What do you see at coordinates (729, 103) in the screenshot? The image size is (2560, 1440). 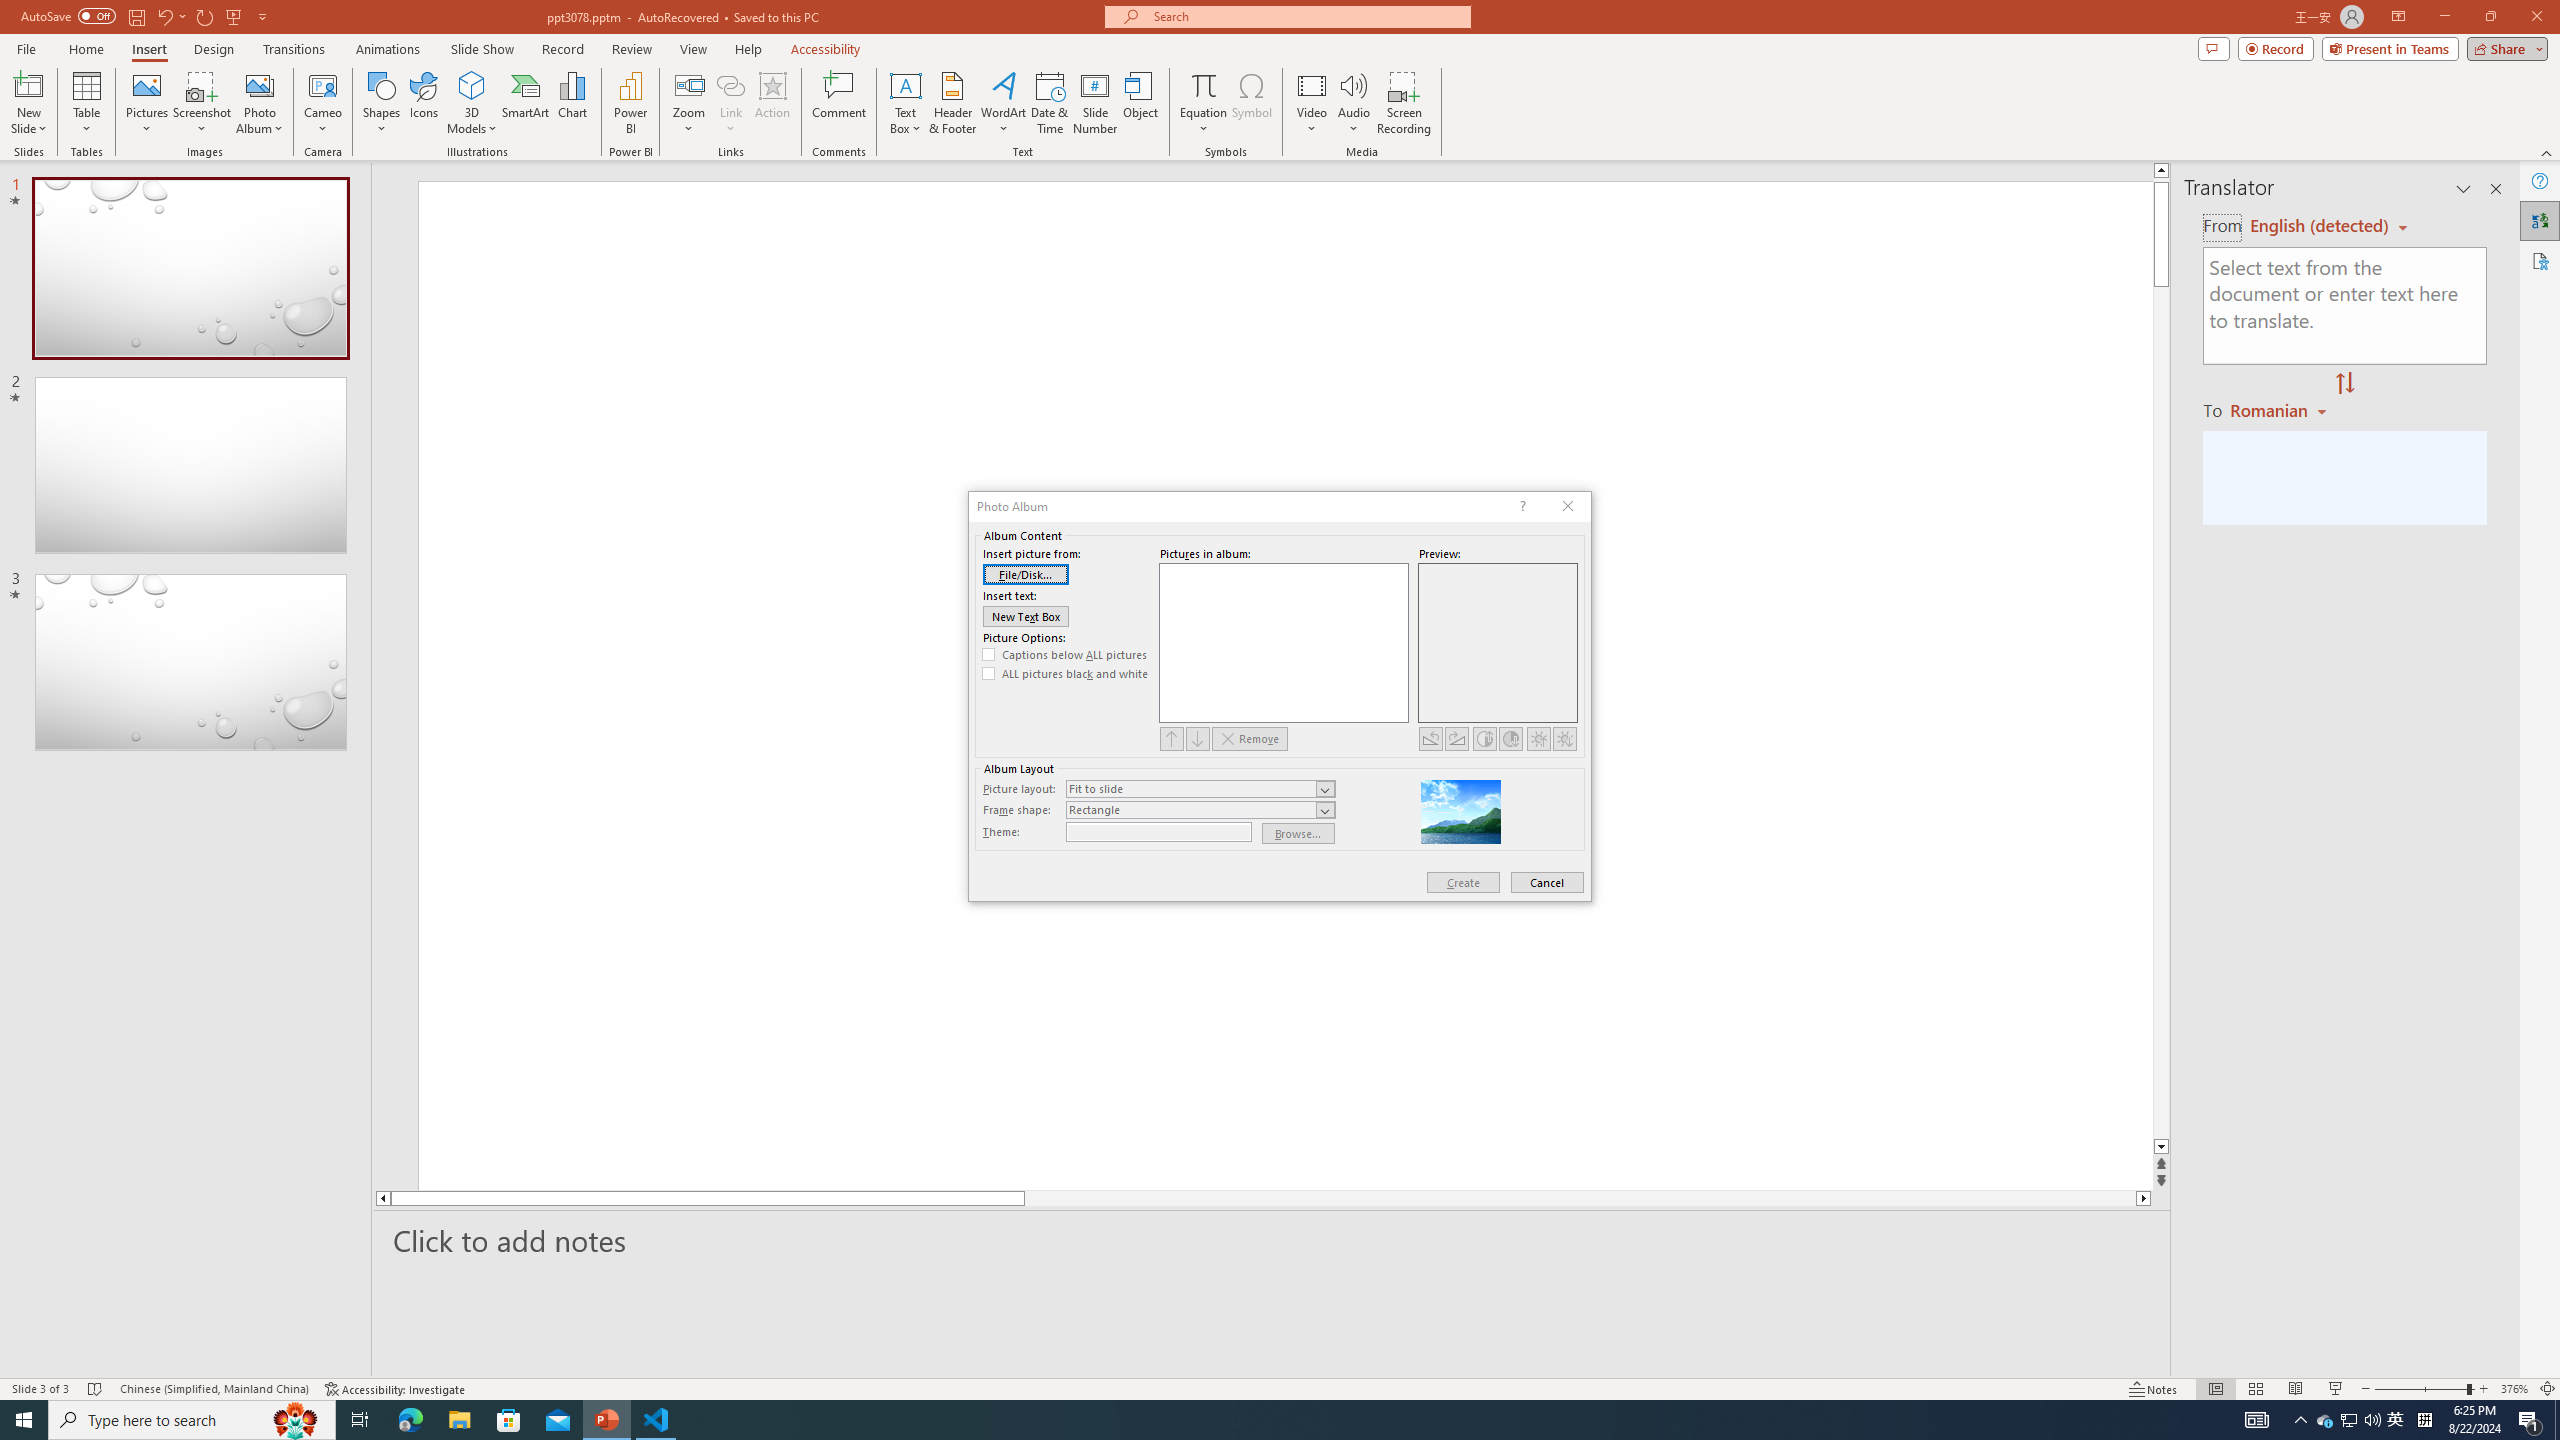 I see `'Link'` at bounding box center [729, 103].